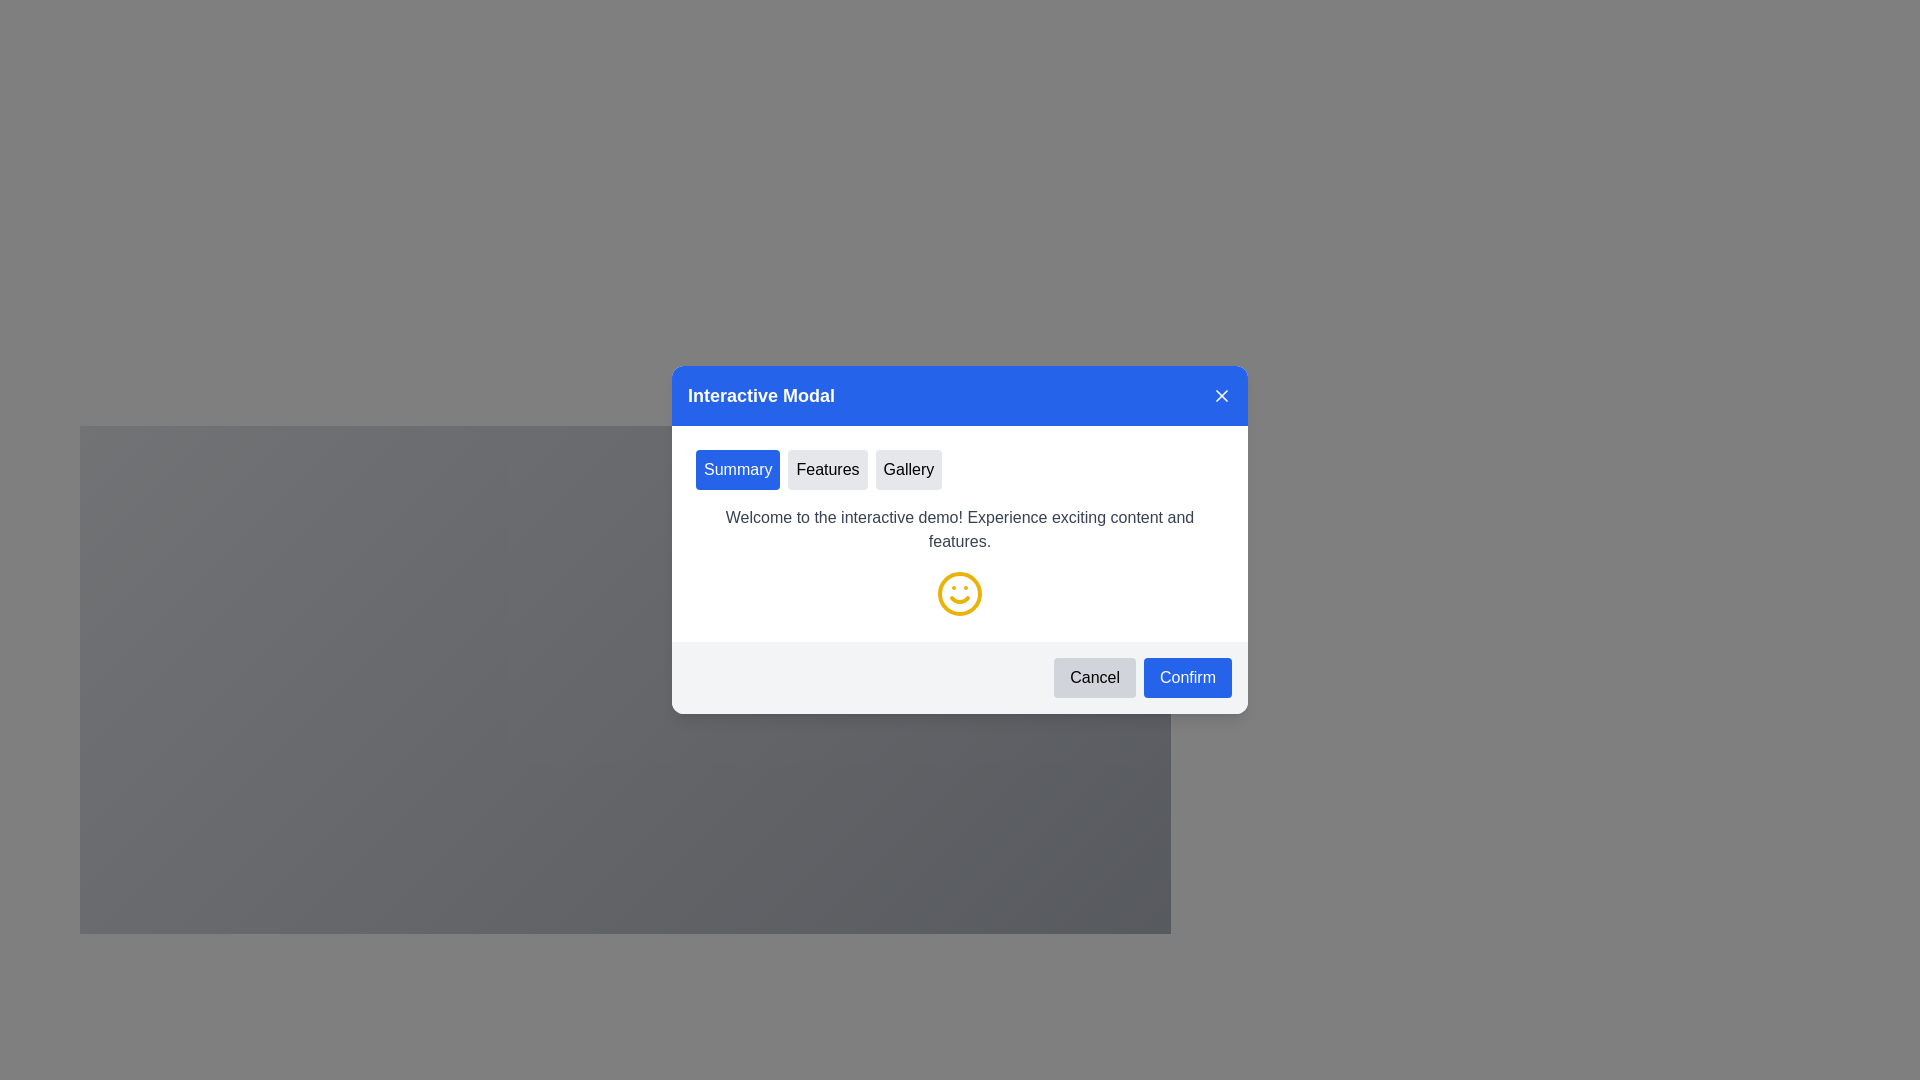 The width and height of the screenshot is (1920, 1080). What do you see at coordinates (1094, 677) in the screenshot?
I see `the 'Cancel' button located at the bottom left of the dialog box` at bounding box center [1094, 677].